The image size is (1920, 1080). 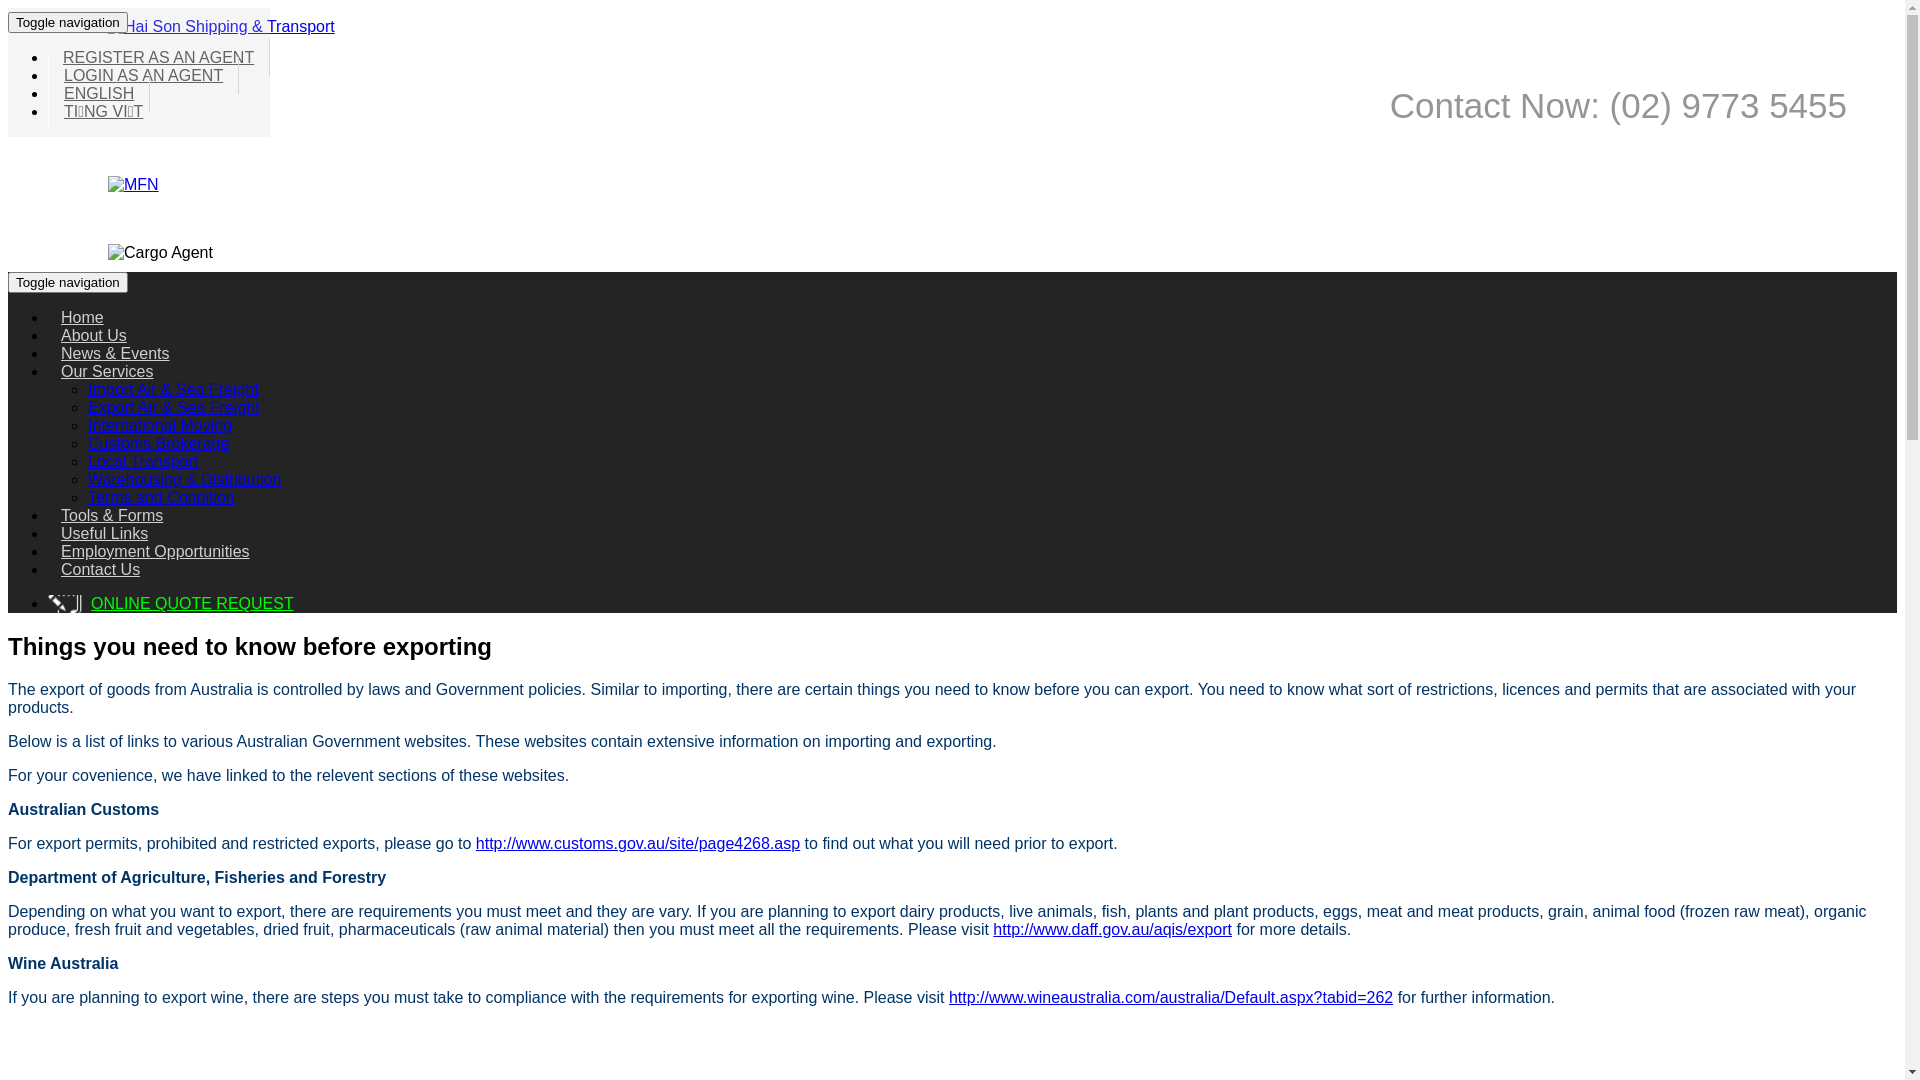 What do you see at coordinates (221, 26) in the screenshot?
I see `'Hai Son Shipping & Transport'` at bounding box center [221, 26].